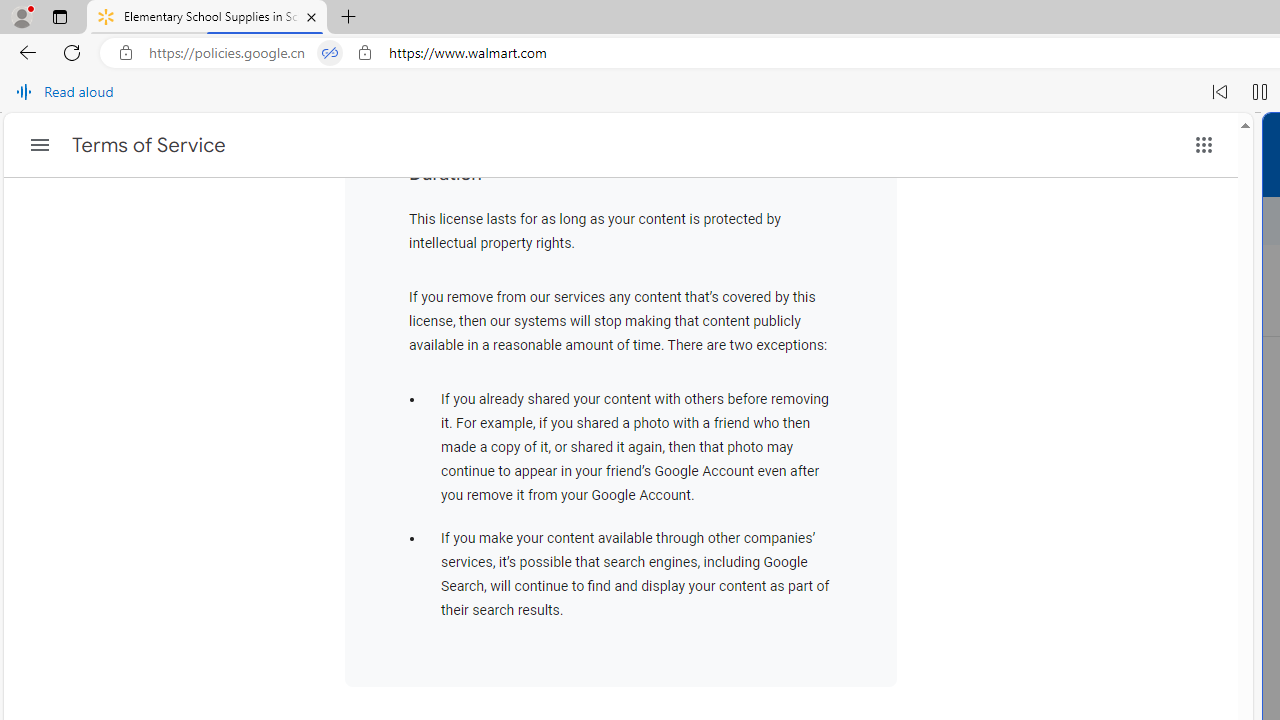 This screenshot has width=1280, height=720. What do you see at coordinates (1219, 92) in the screenshot?
I see `'Read previous paragraph'` at bounding box center [1219, 92].